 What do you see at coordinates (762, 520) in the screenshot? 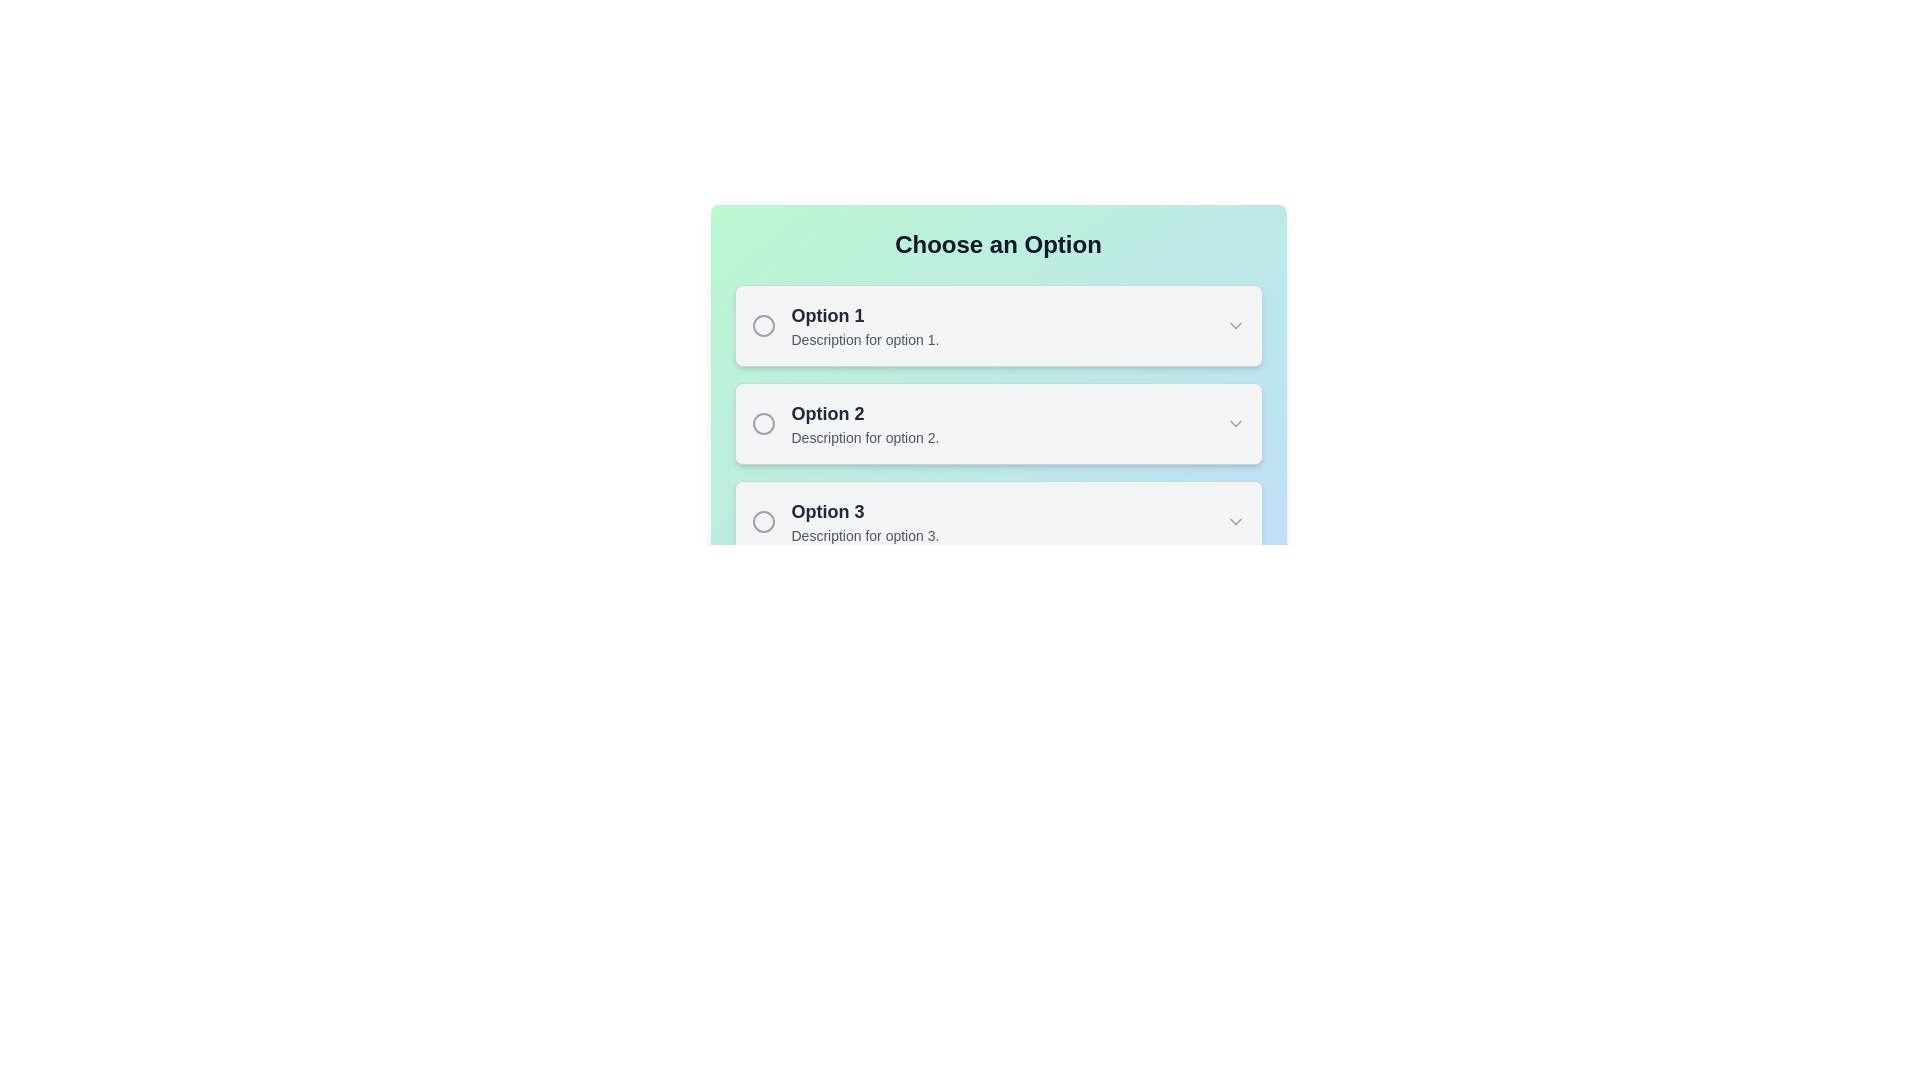
I see `the circular radio button representing 'Option 3' in the third row of the options list` at bounding box center [762, 520].